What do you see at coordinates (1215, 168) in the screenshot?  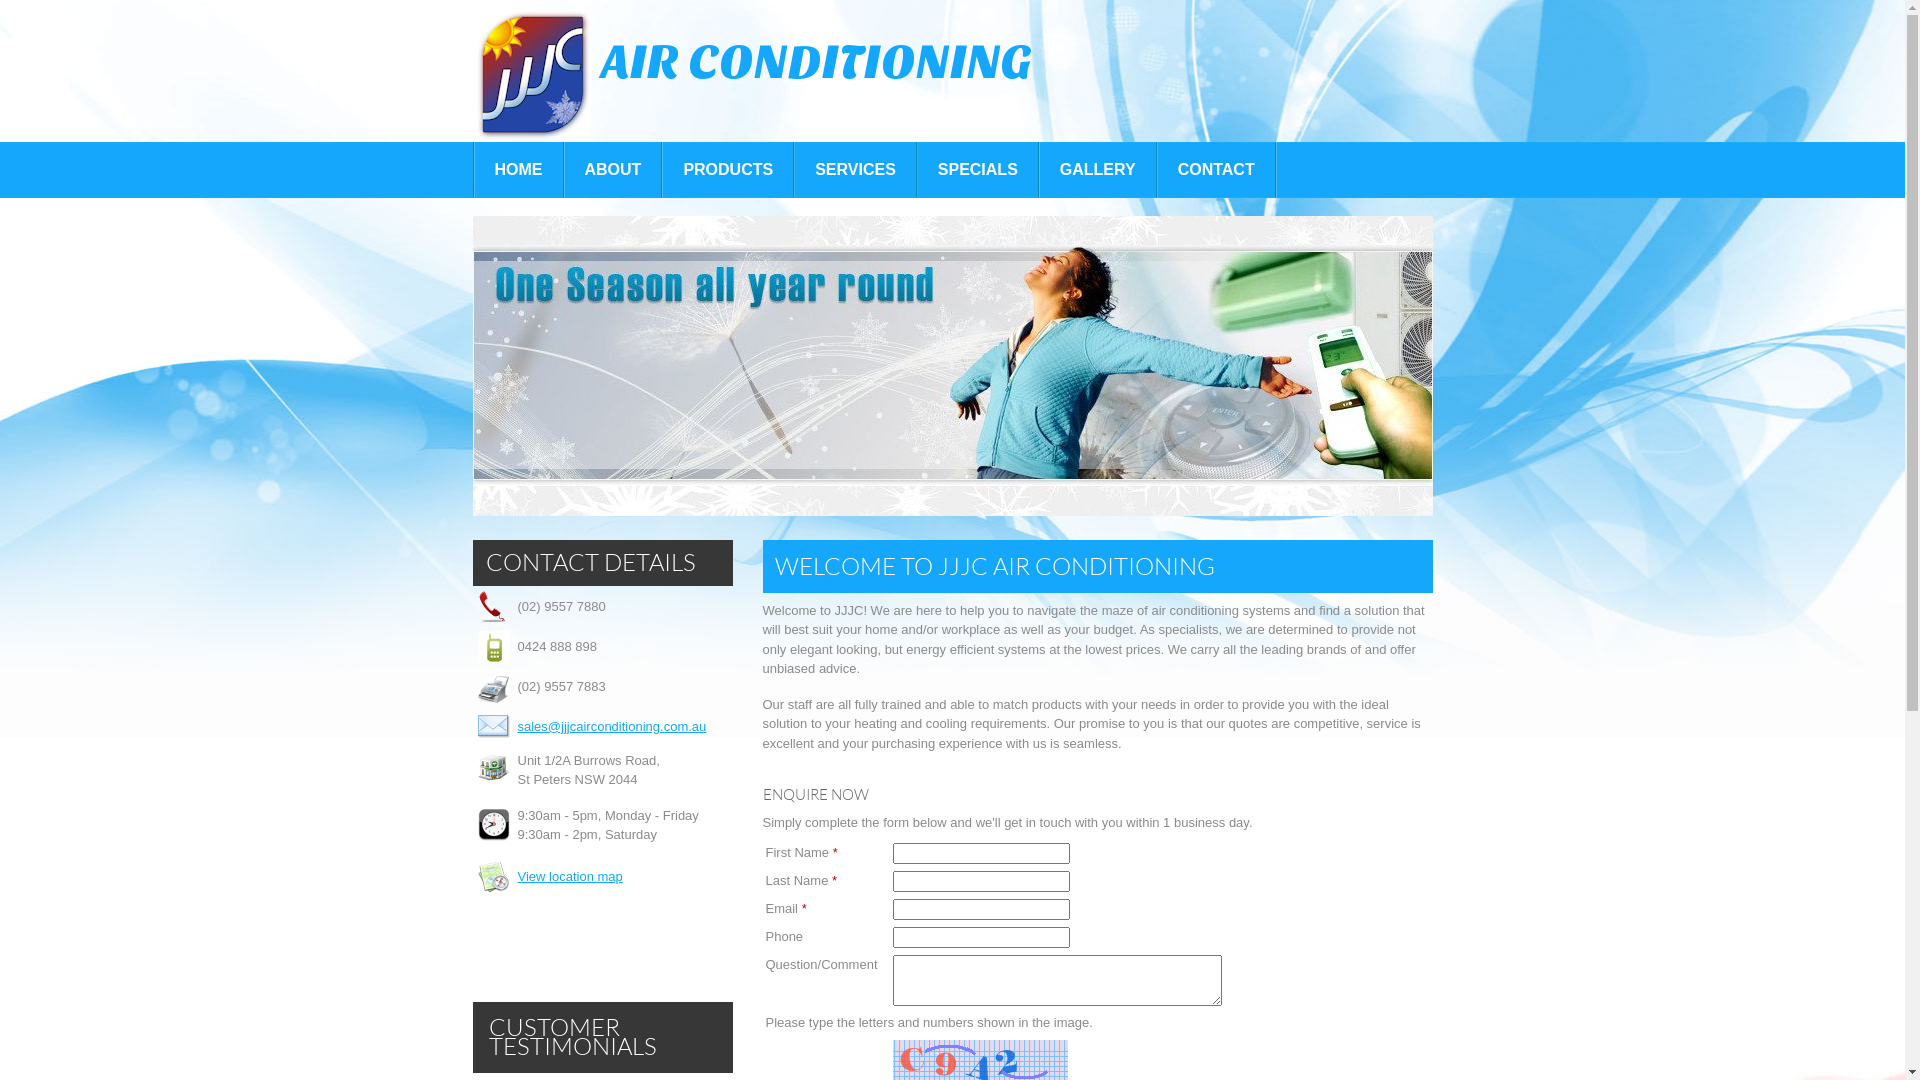 I see `'CONTACT'` at bounding box center [1215, 168].